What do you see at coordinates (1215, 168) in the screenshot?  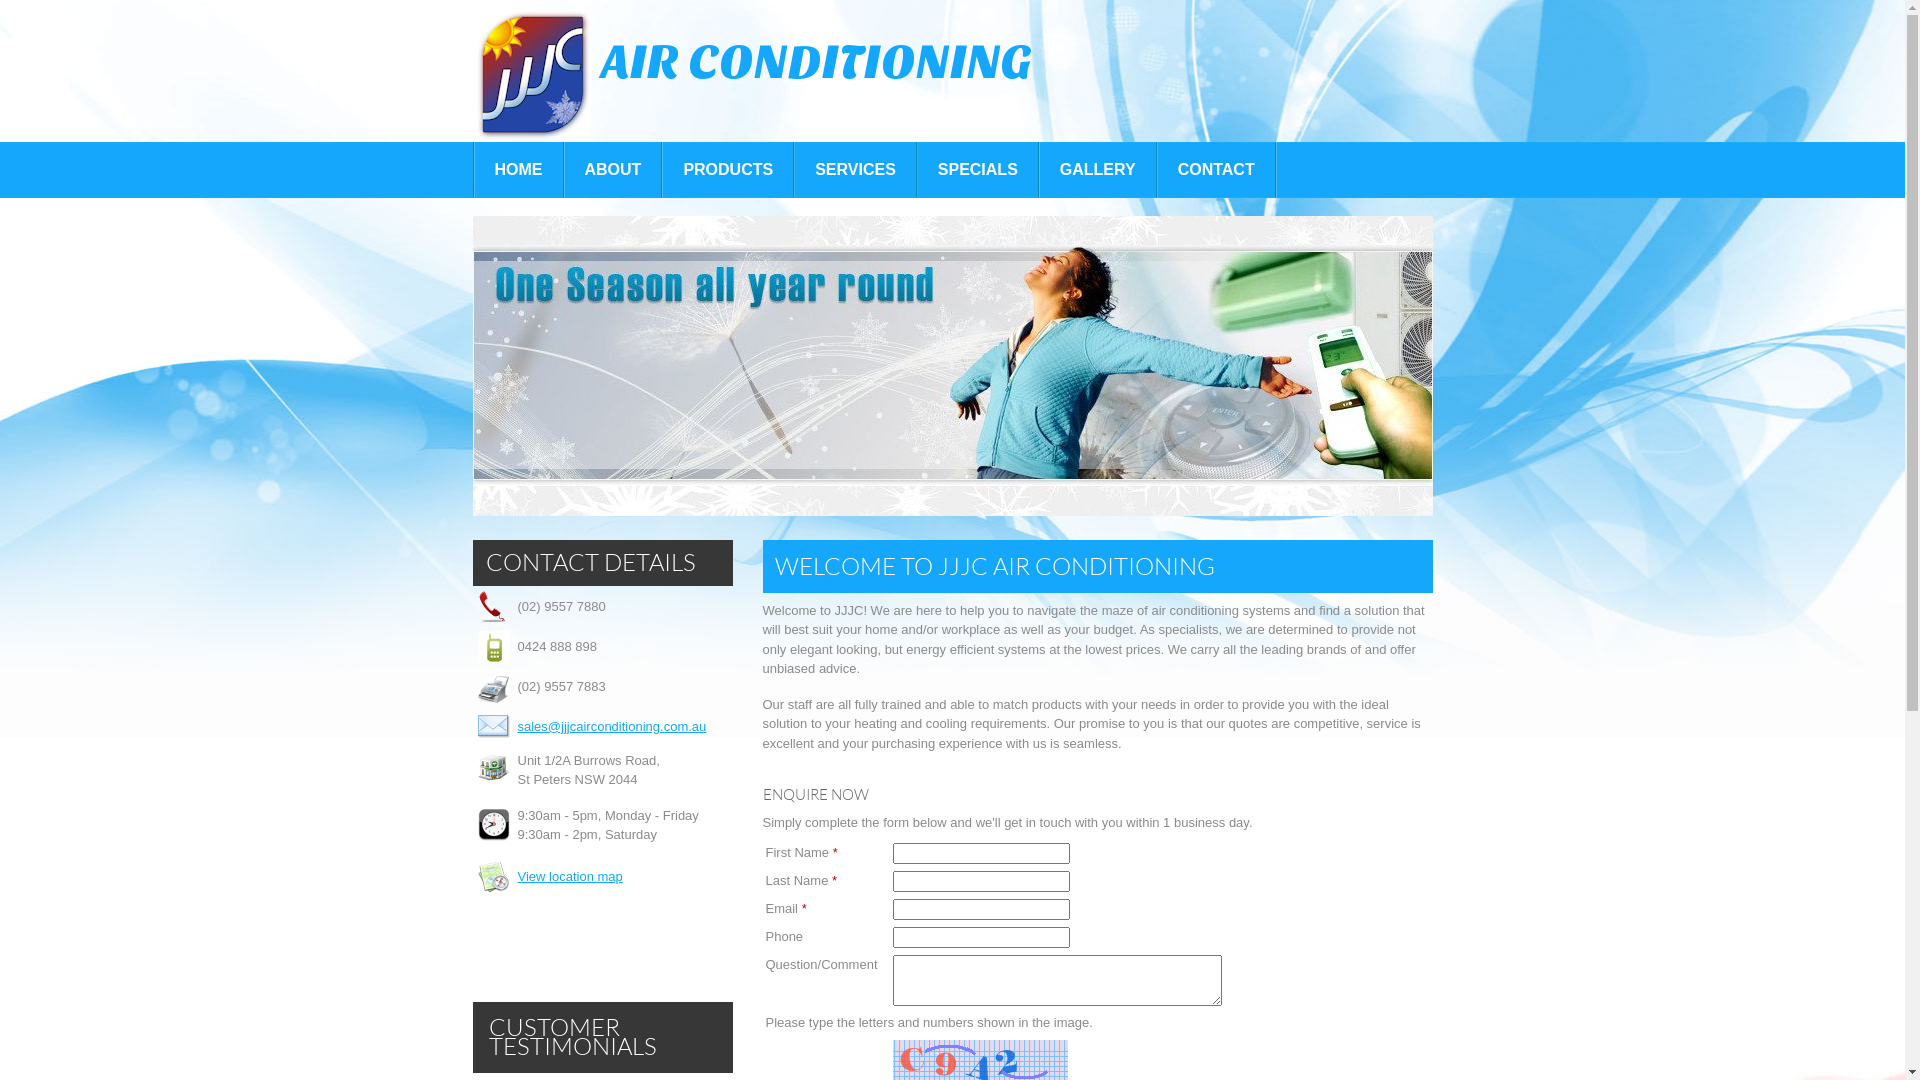 I see `'CONTACT'` at bounding box center [1215, 168].